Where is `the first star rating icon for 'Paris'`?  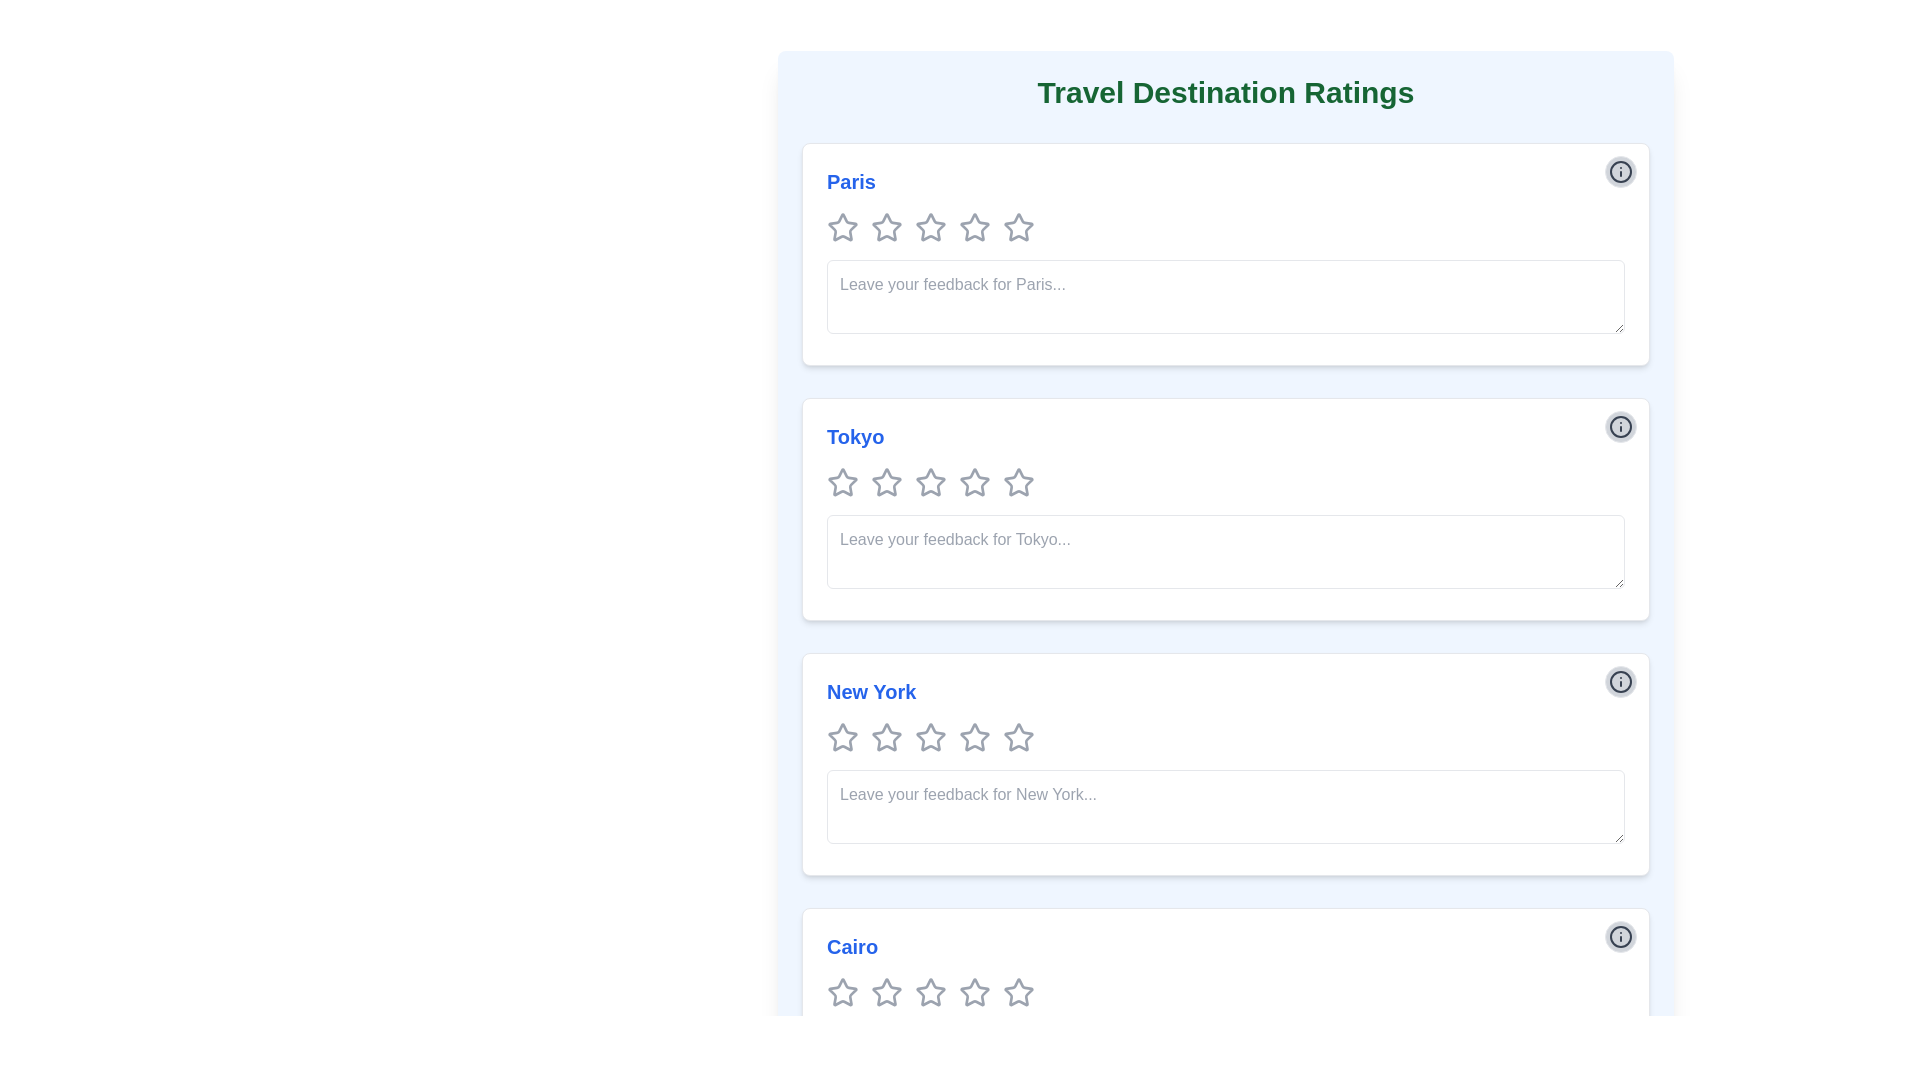 the first star rating icon for 'Paris' is located at coordinates (886, 226).